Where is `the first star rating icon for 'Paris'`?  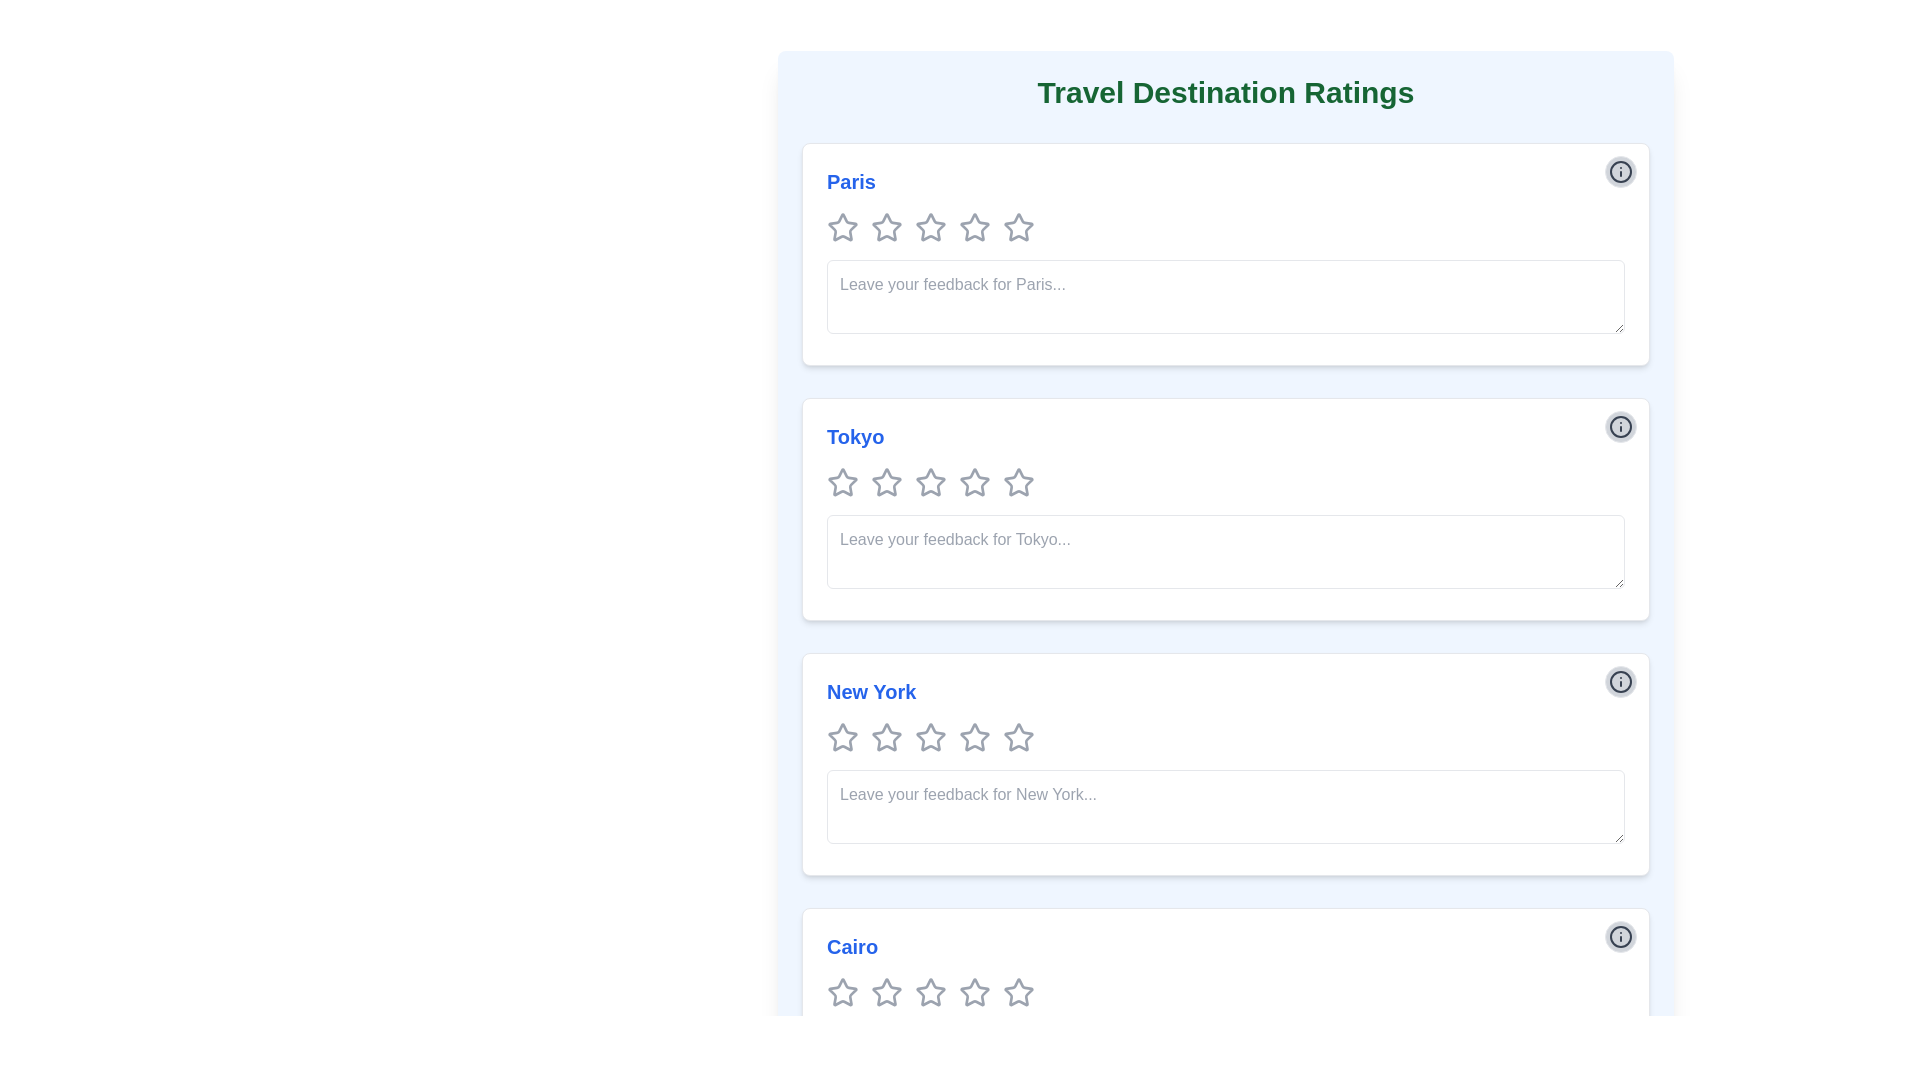 the first star rating icon for 'Paris' is located at coordinates (886, 226).